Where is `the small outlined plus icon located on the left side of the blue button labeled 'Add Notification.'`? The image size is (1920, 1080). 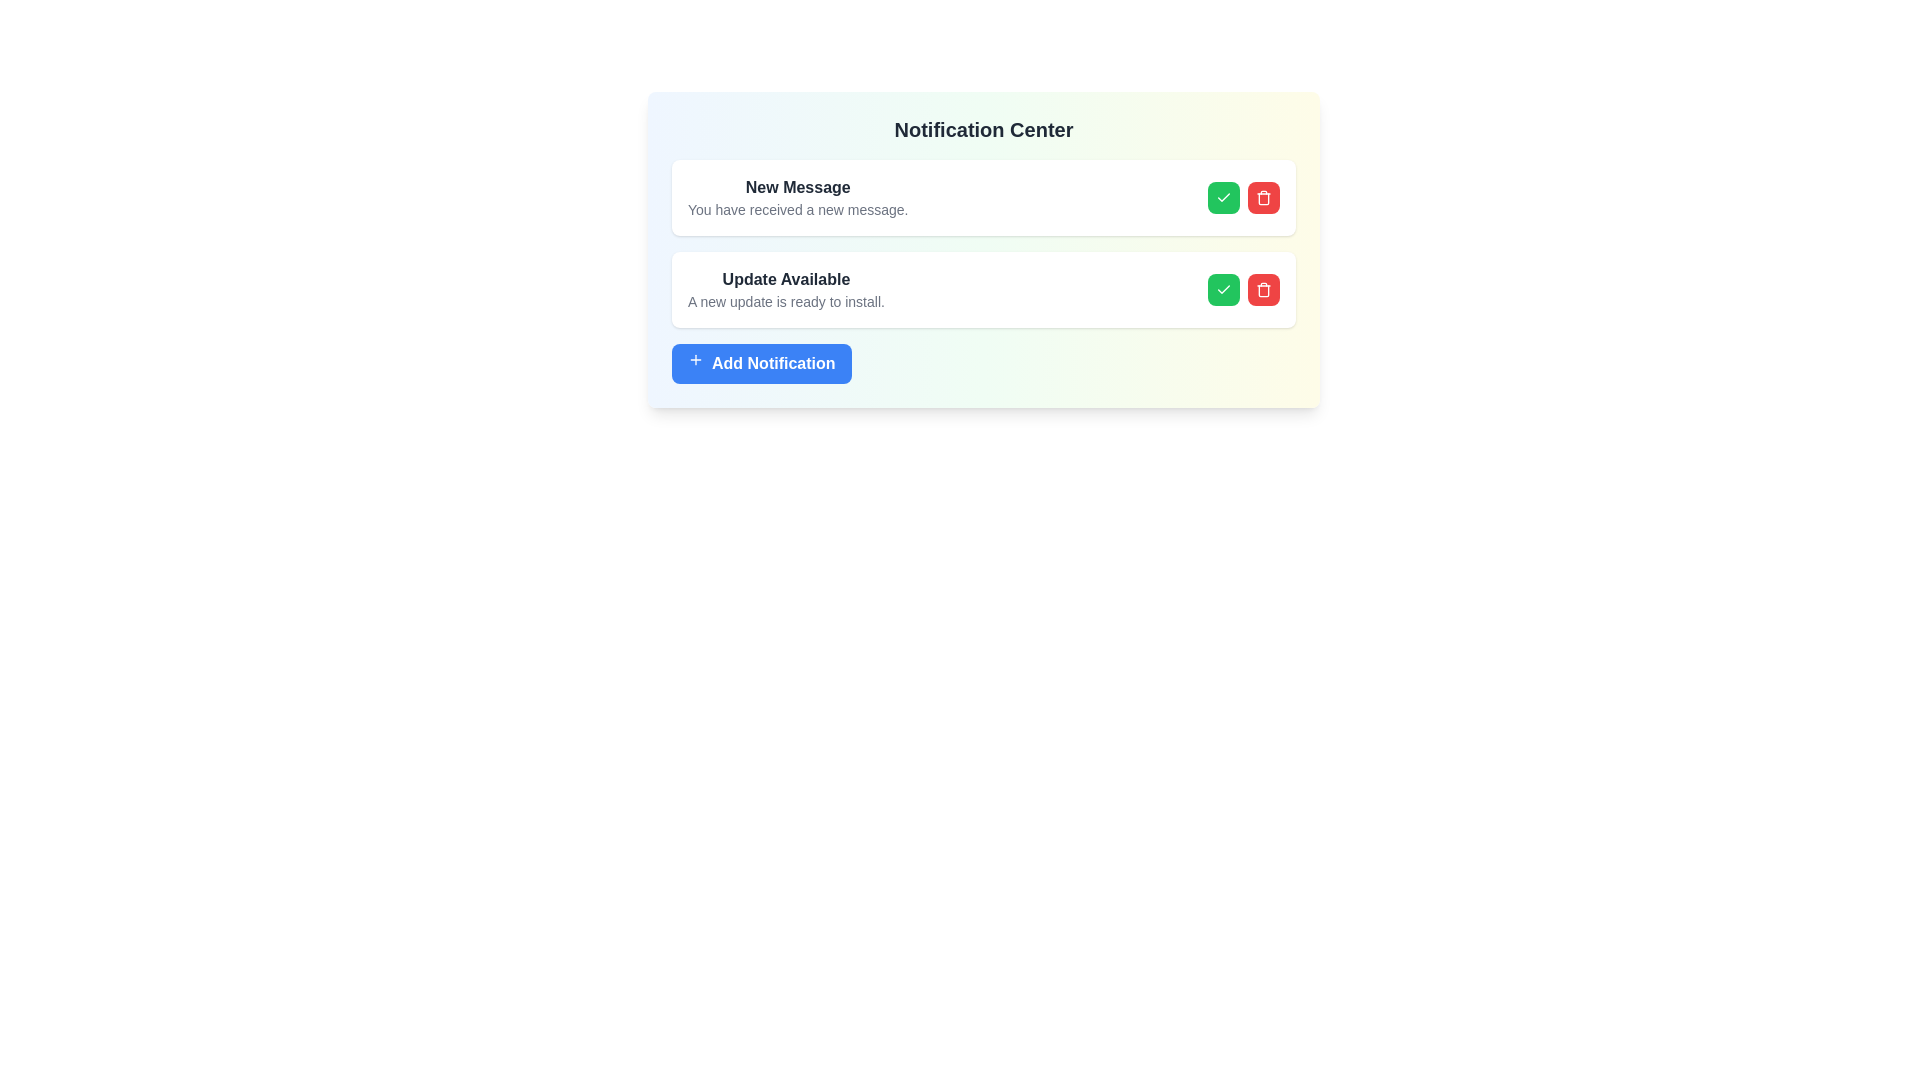 the small outlined plus icon located on the left side of the blue button labeled 'Add Notification.' is located at coordinates (696, 358).